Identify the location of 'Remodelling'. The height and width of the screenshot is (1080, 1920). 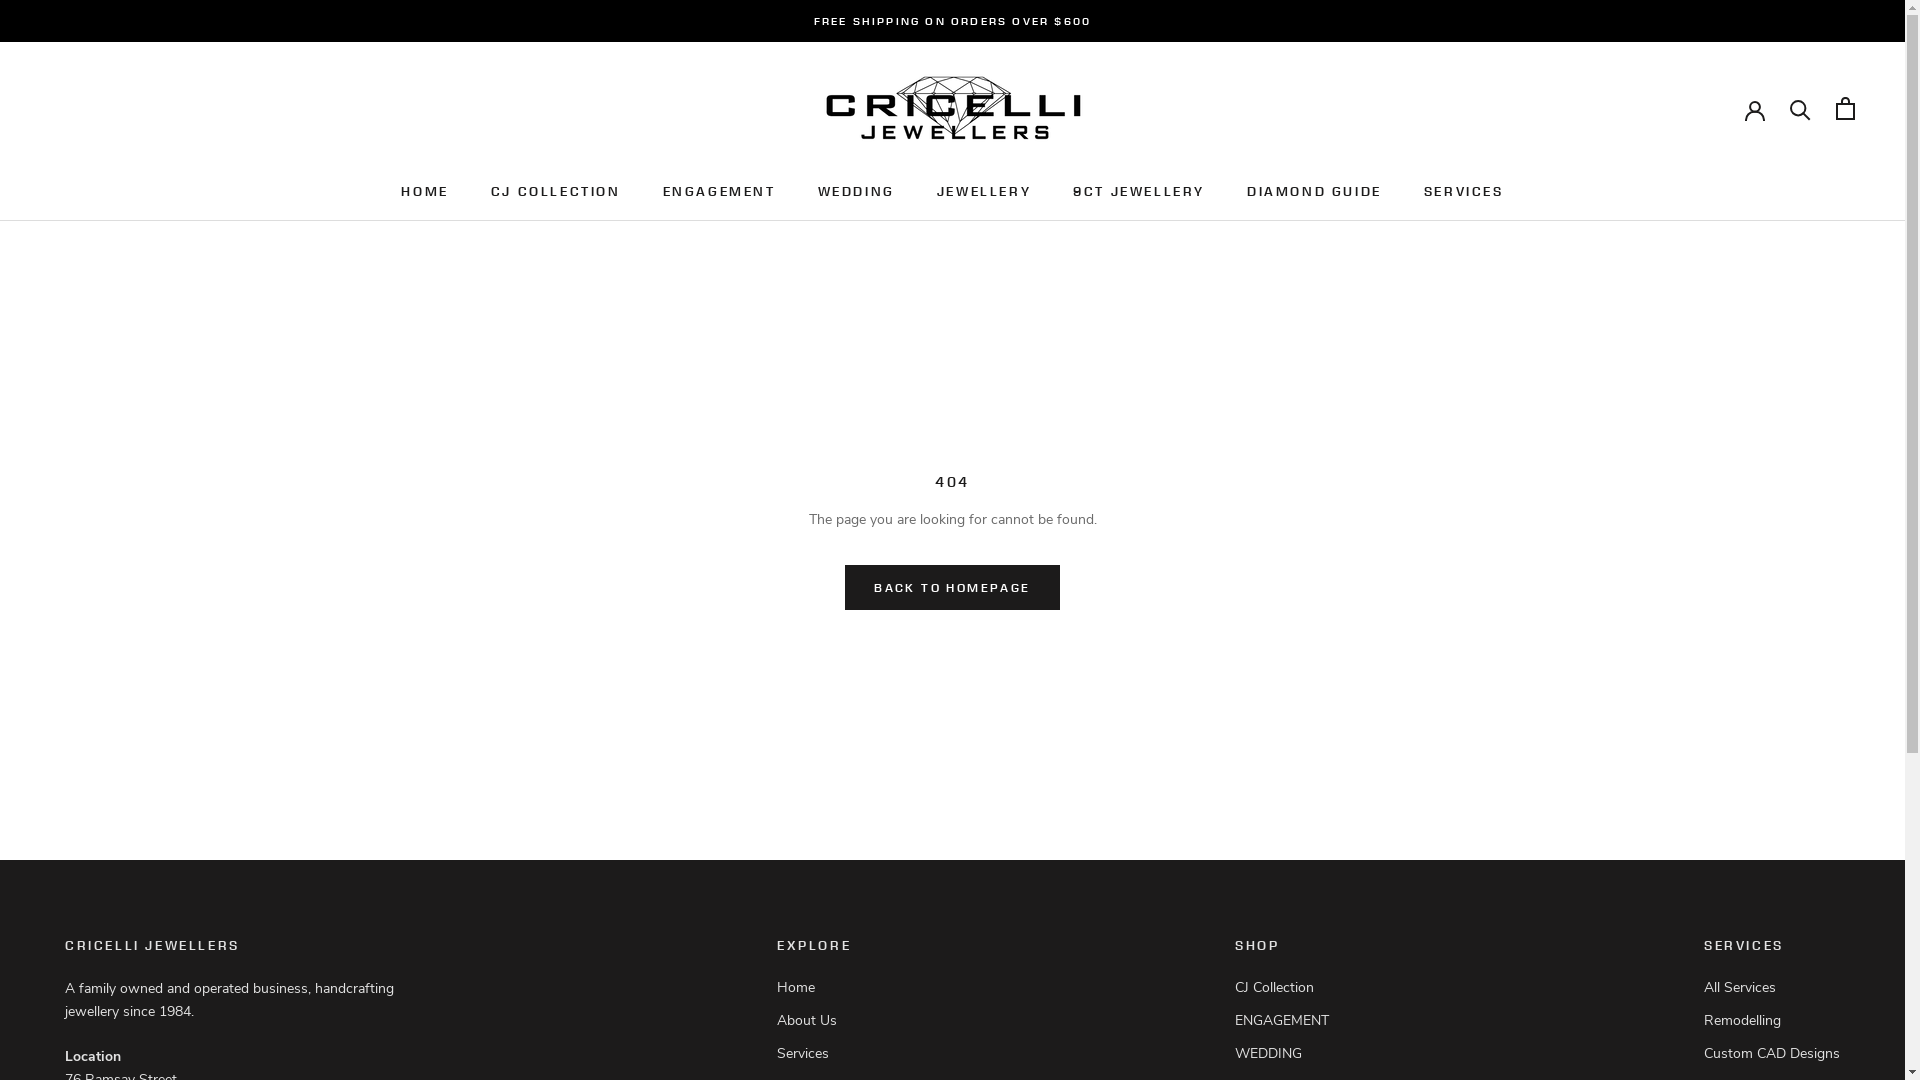
(1771, 1020).